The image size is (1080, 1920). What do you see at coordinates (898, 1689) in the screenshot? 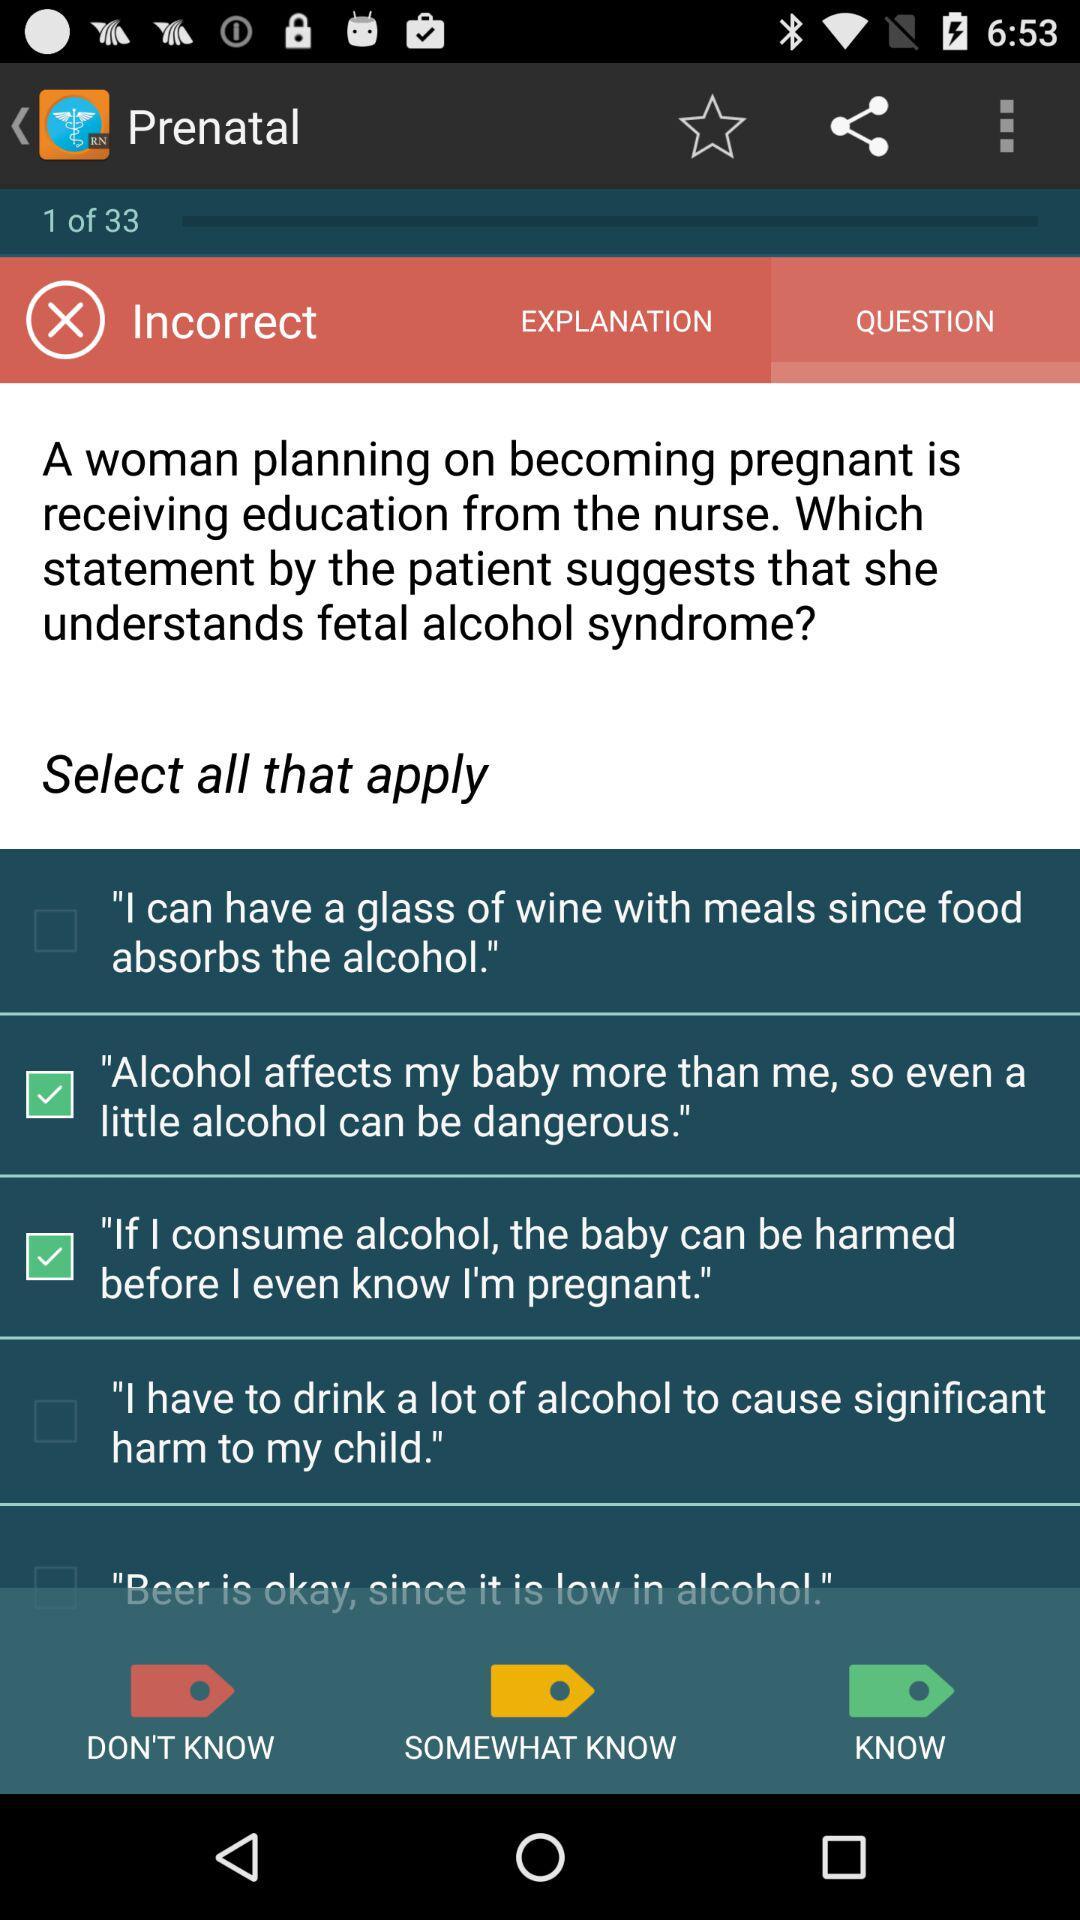
I see `know button` at bounding box center [898, 1689].